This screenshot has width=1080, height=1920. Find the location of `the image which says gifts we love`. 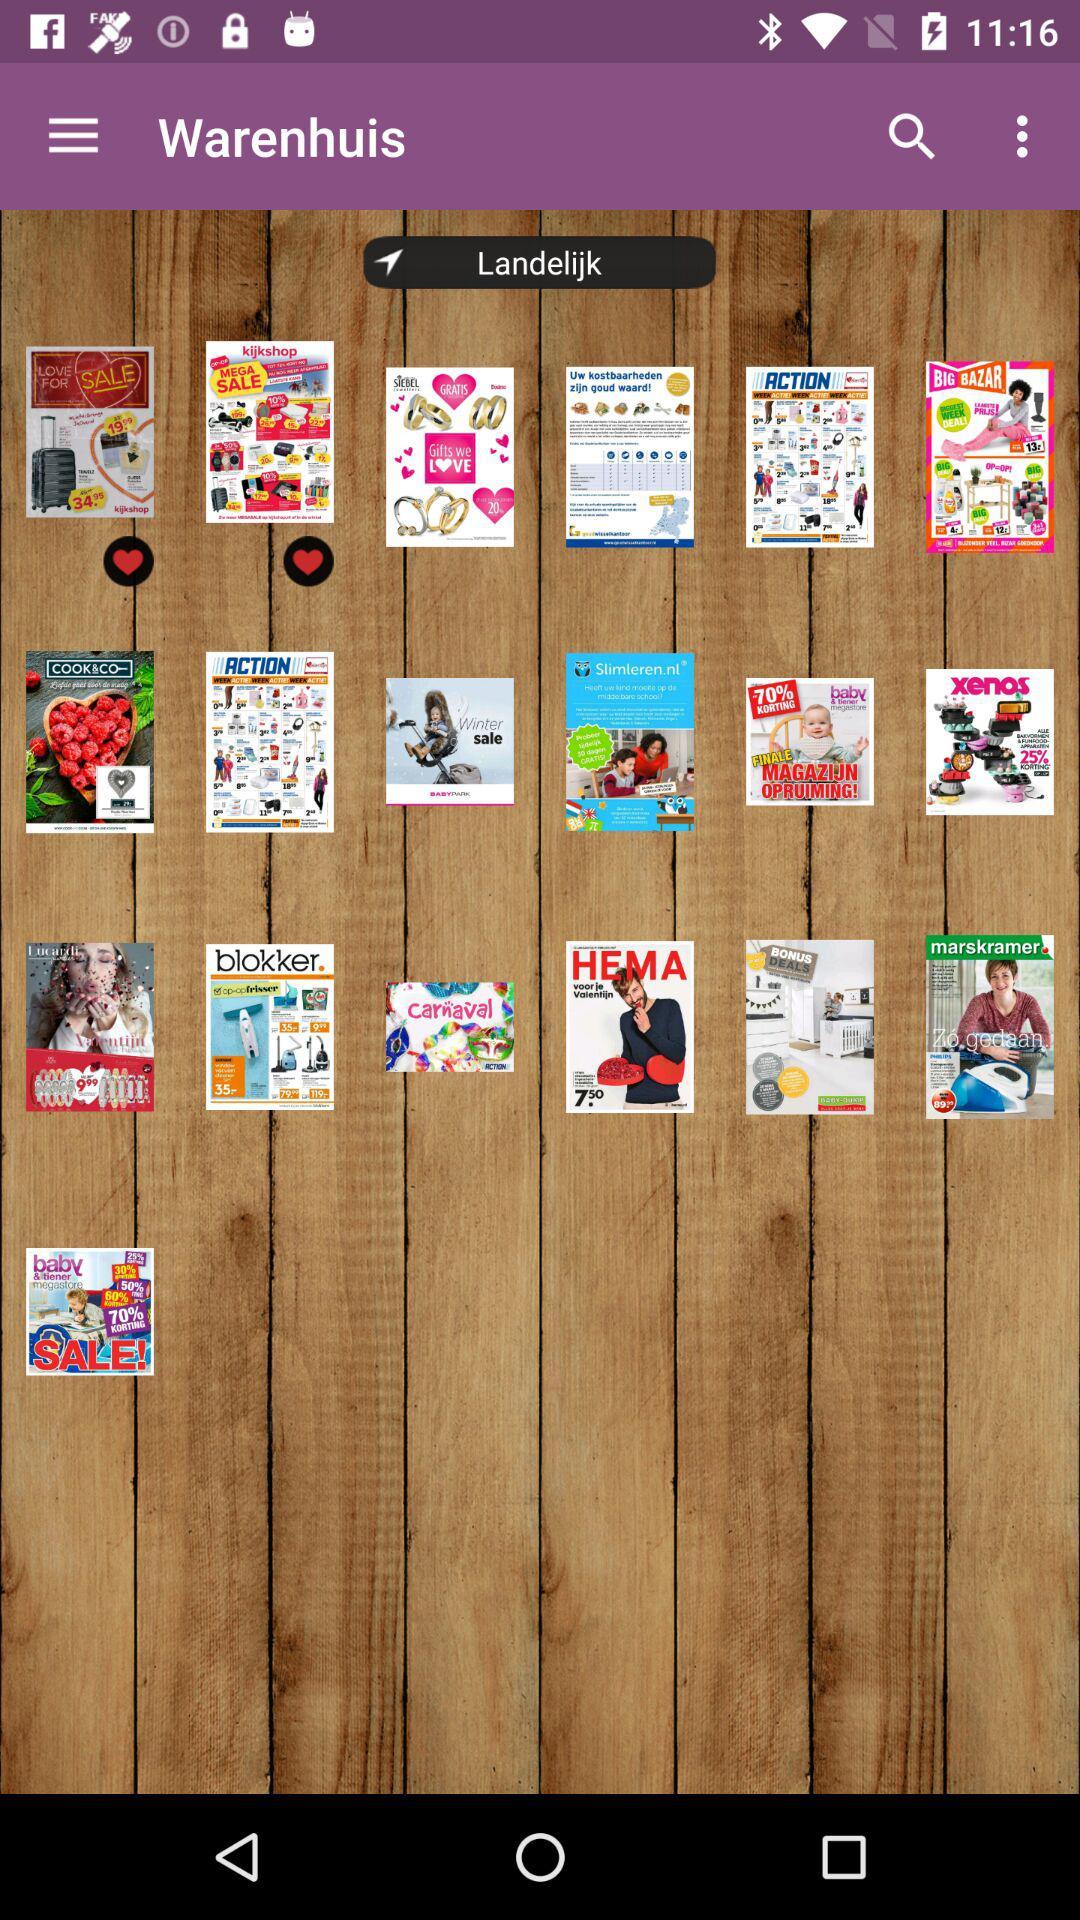

the image which says gifts we love is located at coordinates (450, 455).